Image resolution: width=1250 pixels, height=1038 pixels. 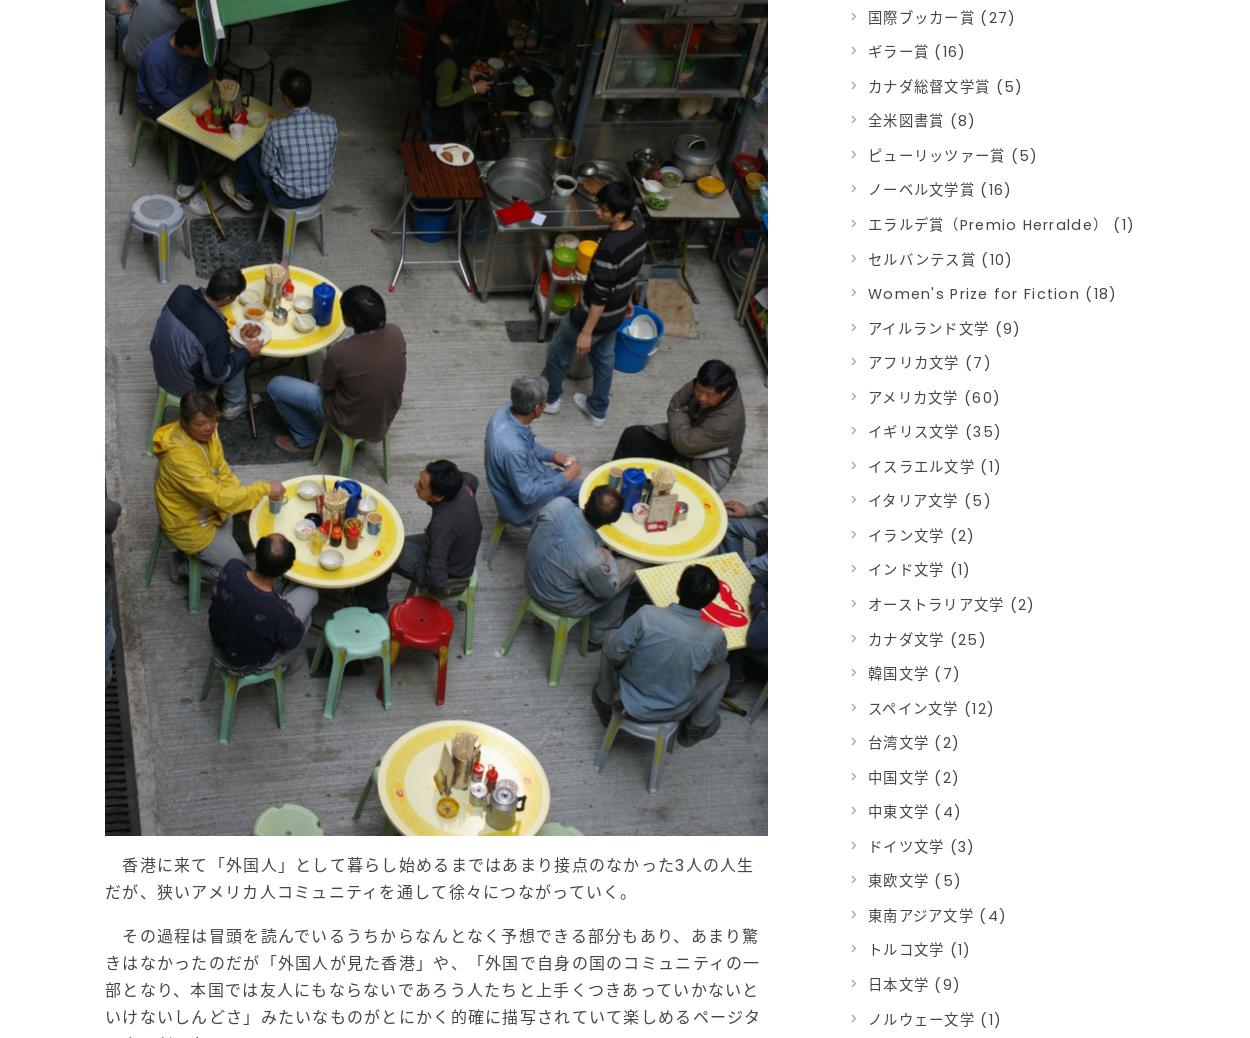 What do you see at coordinates (922, 120) in the screenshot?
I see `'全米図書賞 (8)'` at bounding box center [922, 120].